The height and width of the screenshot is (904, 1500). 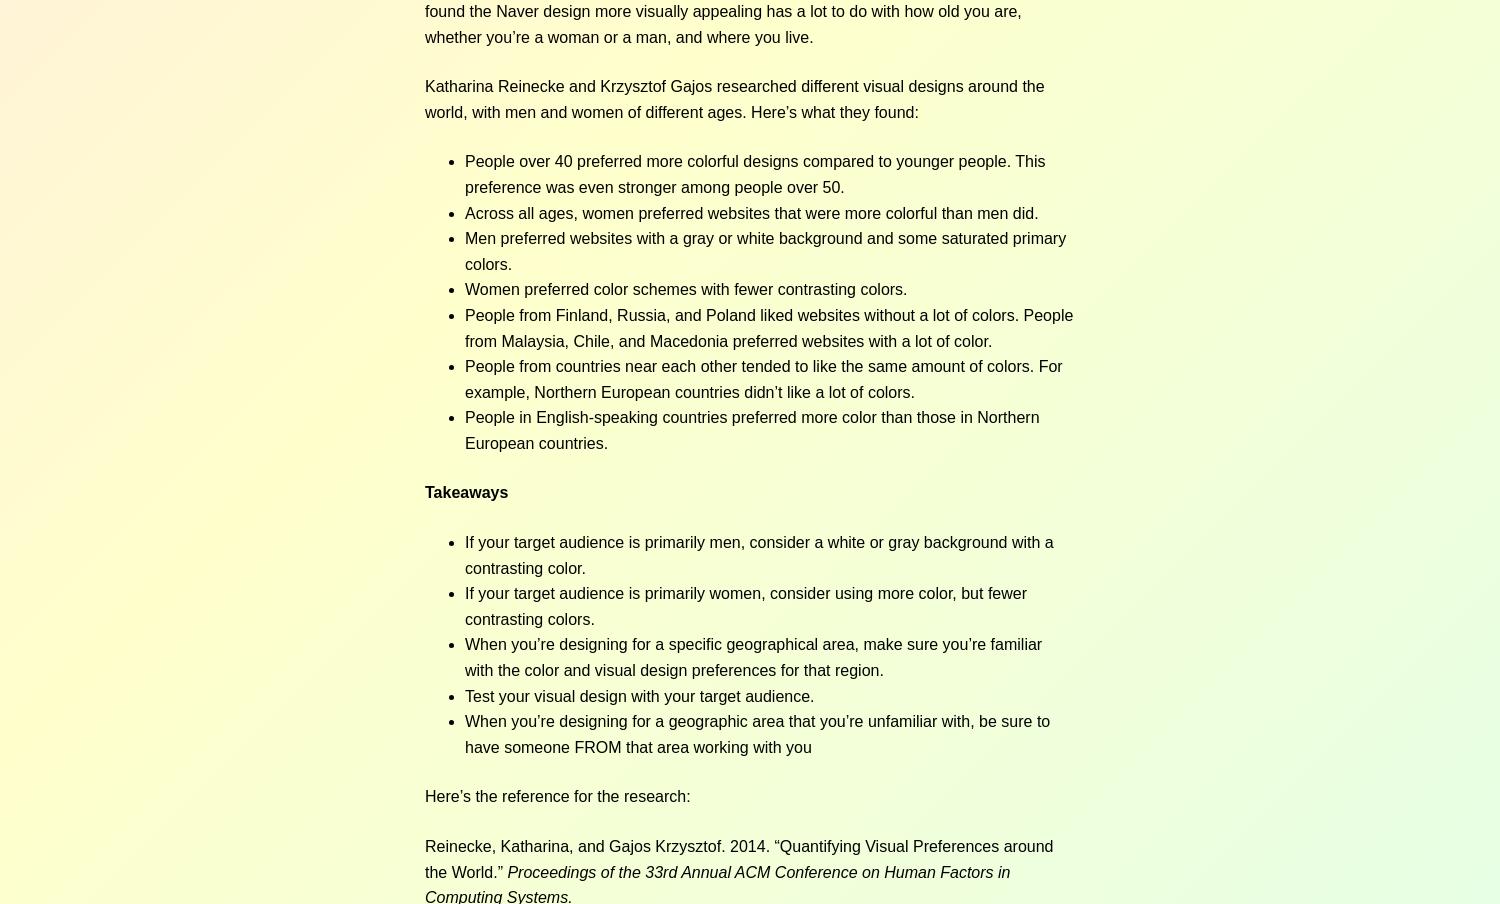 What do you see at coordinates (639, 694) in the screenshot?
I see `'Test your visual design with your target audience.'` at bounding box center [639, 694].